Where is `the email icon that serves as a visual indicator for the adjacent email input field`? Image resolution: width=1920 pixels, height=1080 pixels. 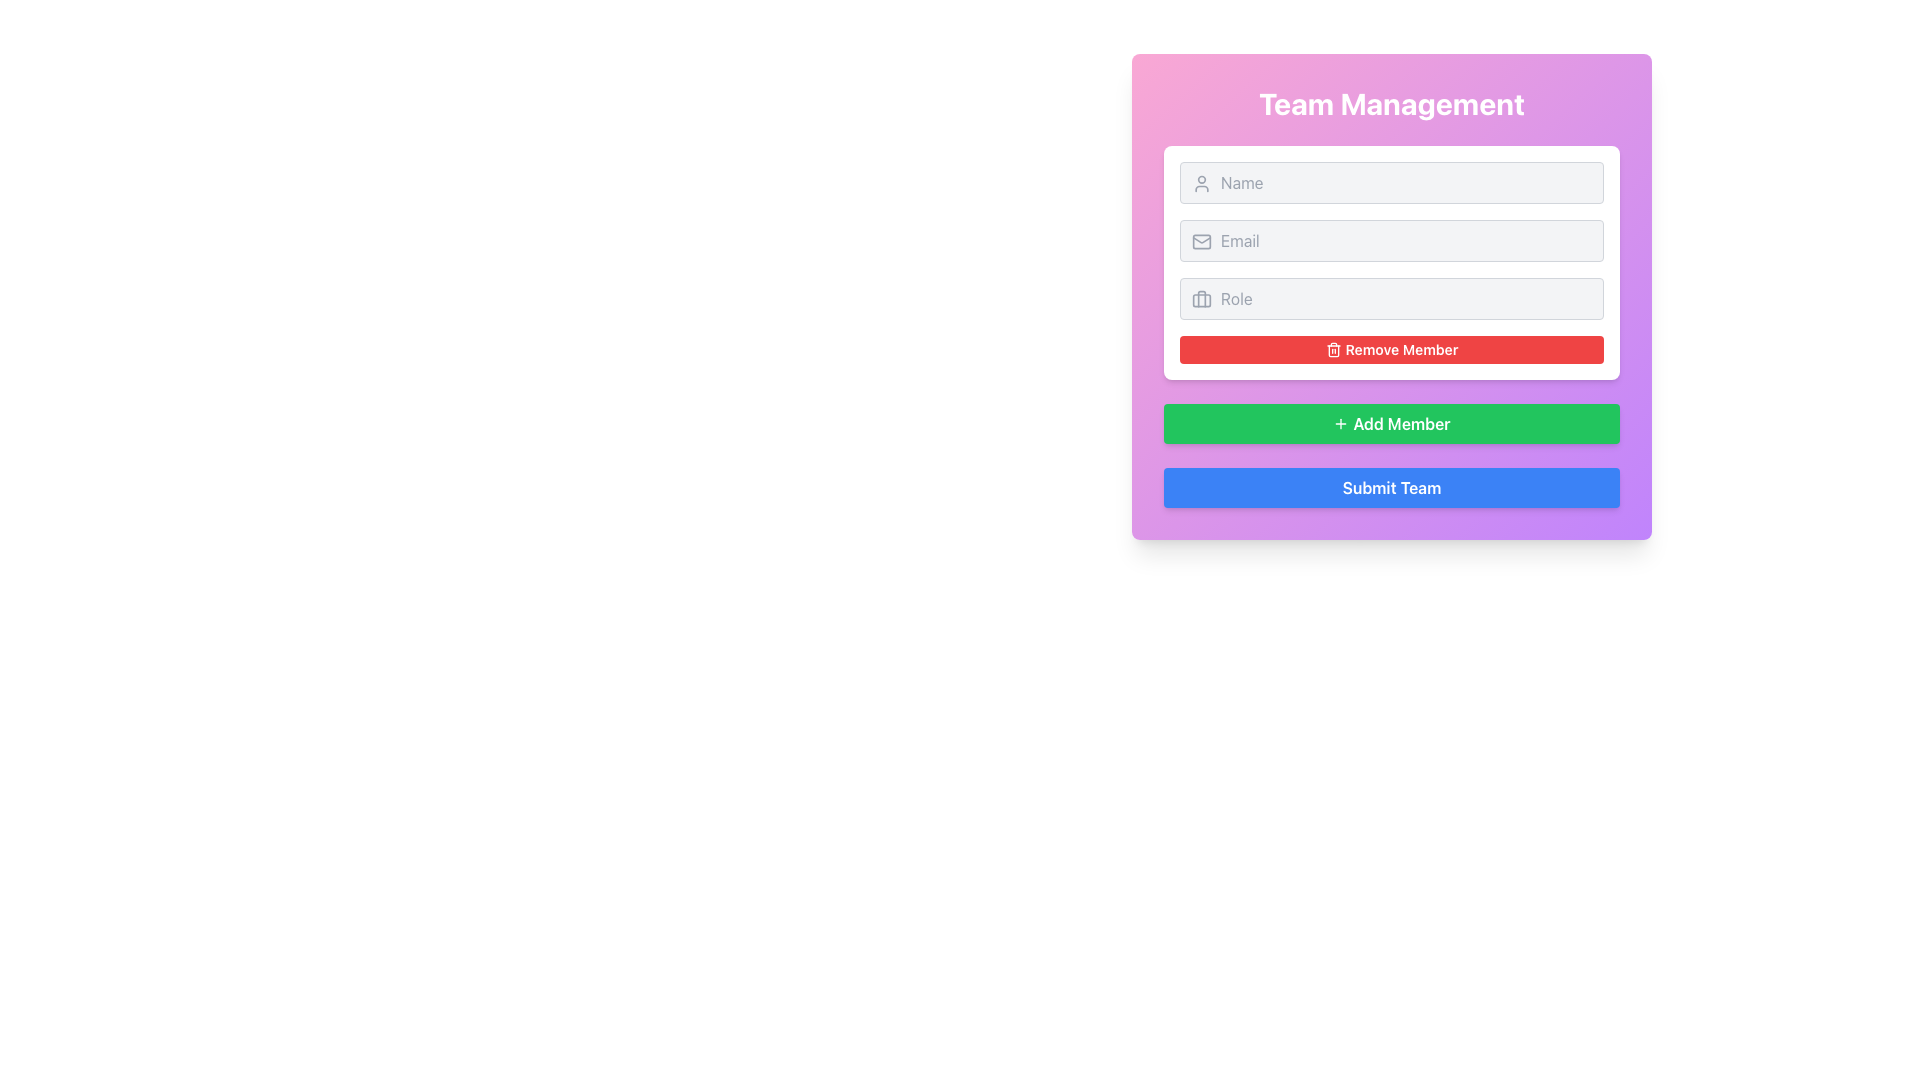
the email icon that serves as a visual indicator for the adjacent email input field is located at coordinates (1200, 241).